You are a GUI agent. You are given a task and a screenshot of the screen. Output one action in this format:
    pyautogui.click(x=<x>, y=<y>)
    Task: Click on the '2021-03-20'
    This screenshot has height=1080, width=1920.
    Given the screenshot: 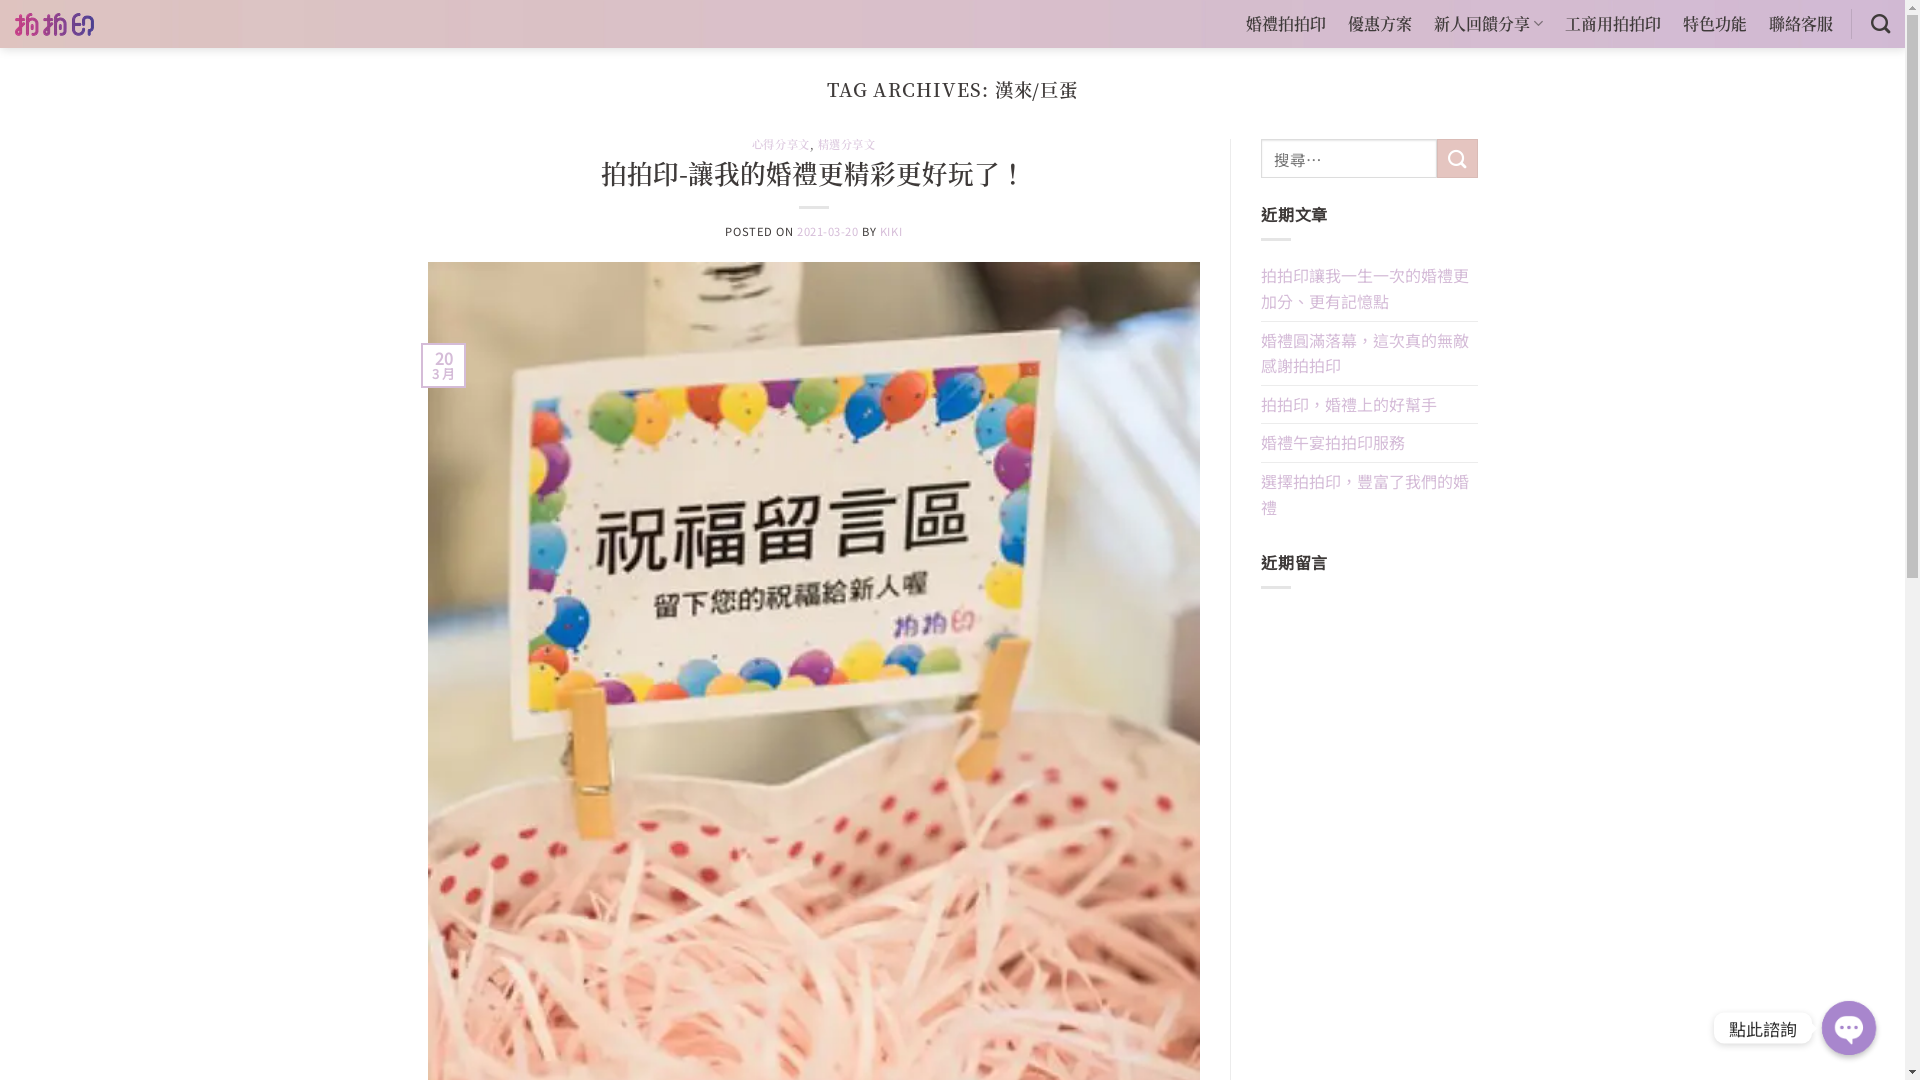 What is the action you would take?
    pyautogui.click(x=828, y=230)
    